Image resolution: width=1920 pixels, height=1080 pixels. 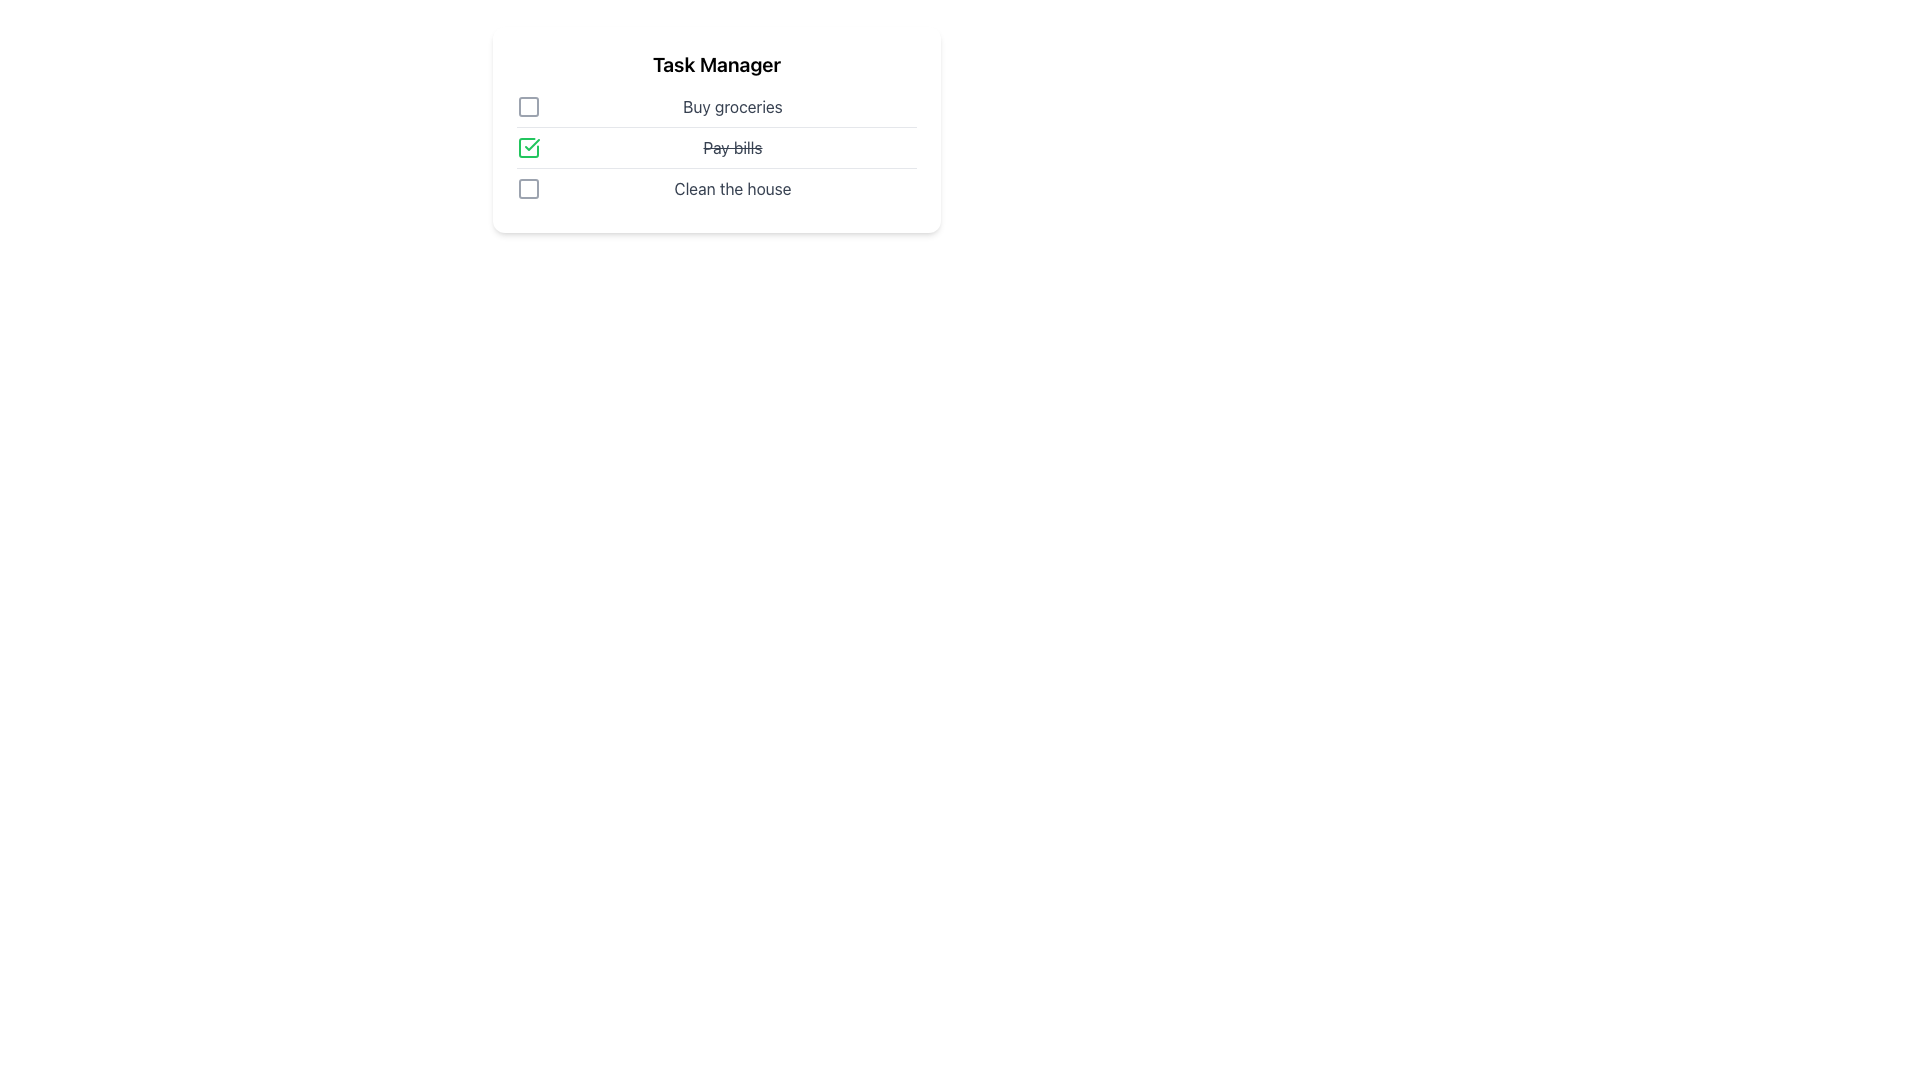 I want to click on on the text label displaying 'Clean the house' located in the lower section of the task list, so click(x=732, y=189).